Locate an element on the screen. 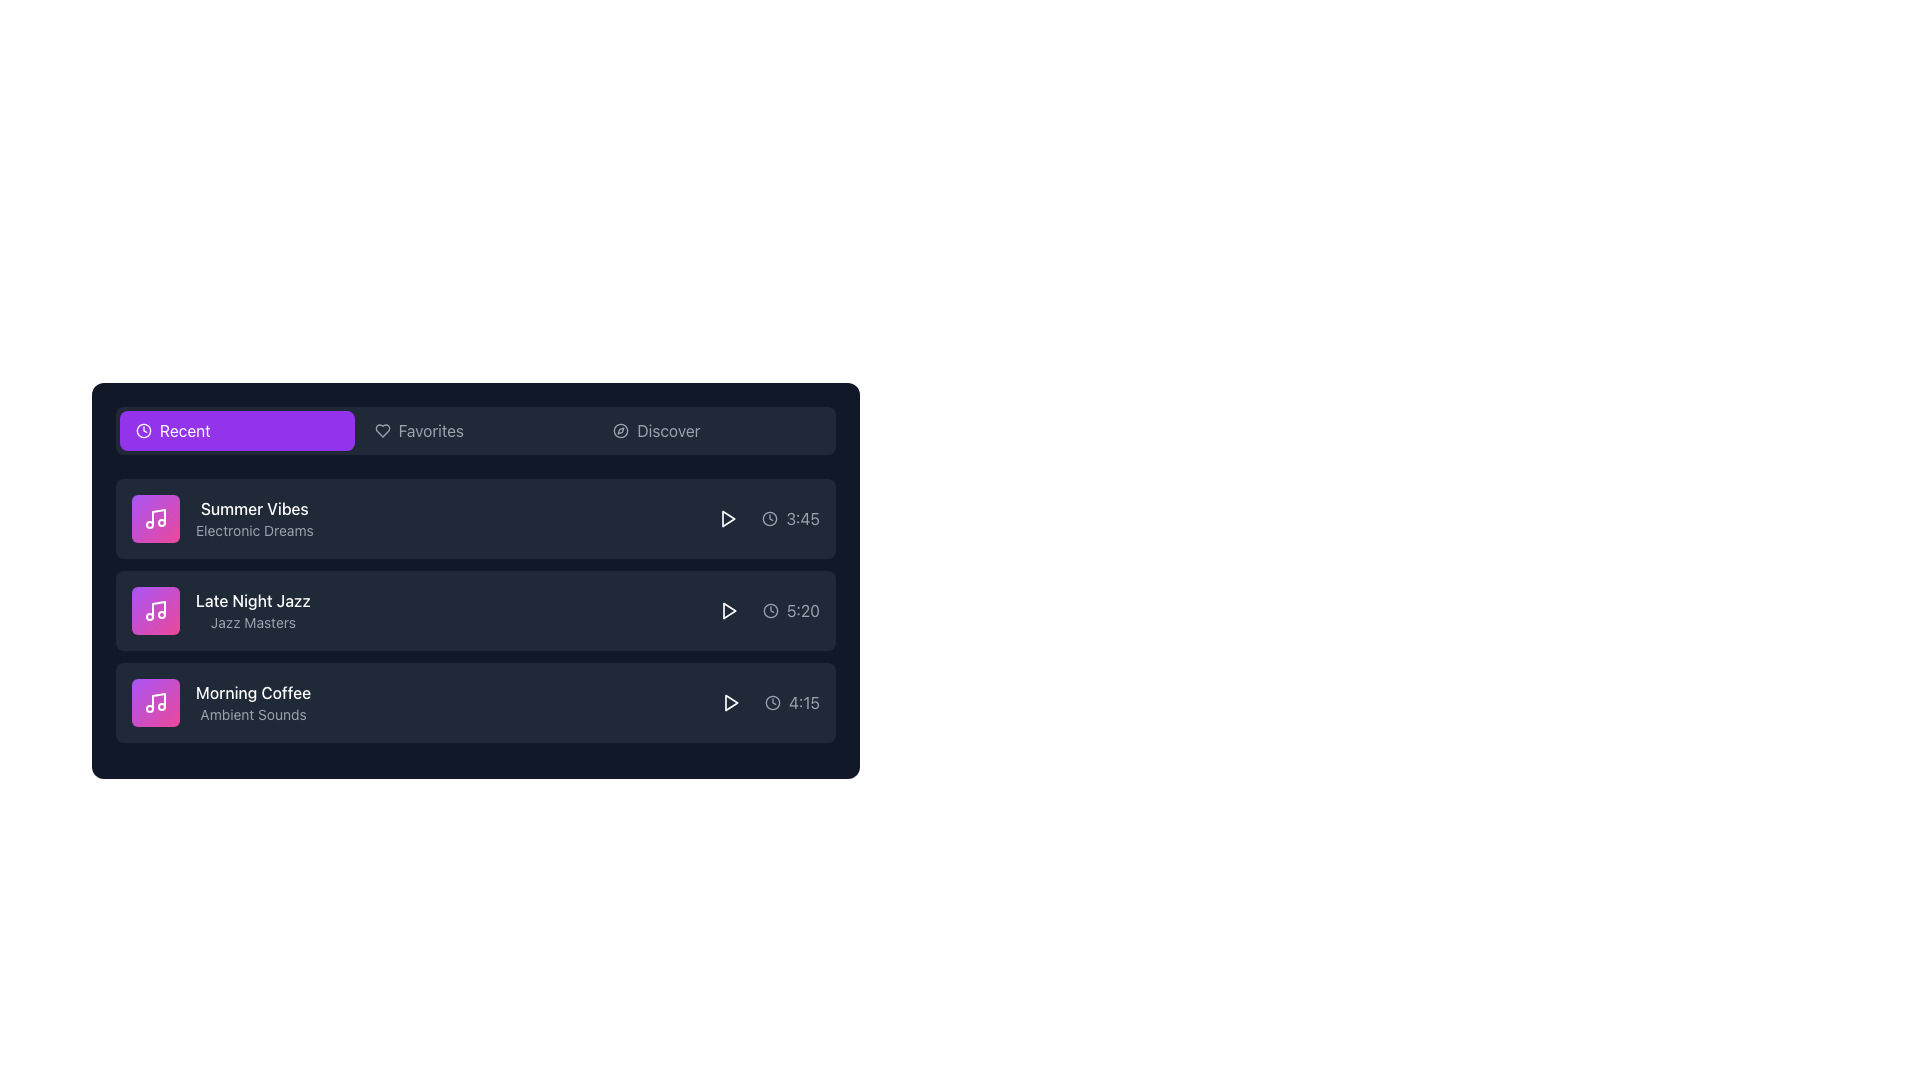 The height and width of the screenshot is (1080, 1920). the small round clock icon with a thin circular outline located to the left of the time display '5:20' in the 'Late Night Jazz' list item is located at coordinates (769, 609).